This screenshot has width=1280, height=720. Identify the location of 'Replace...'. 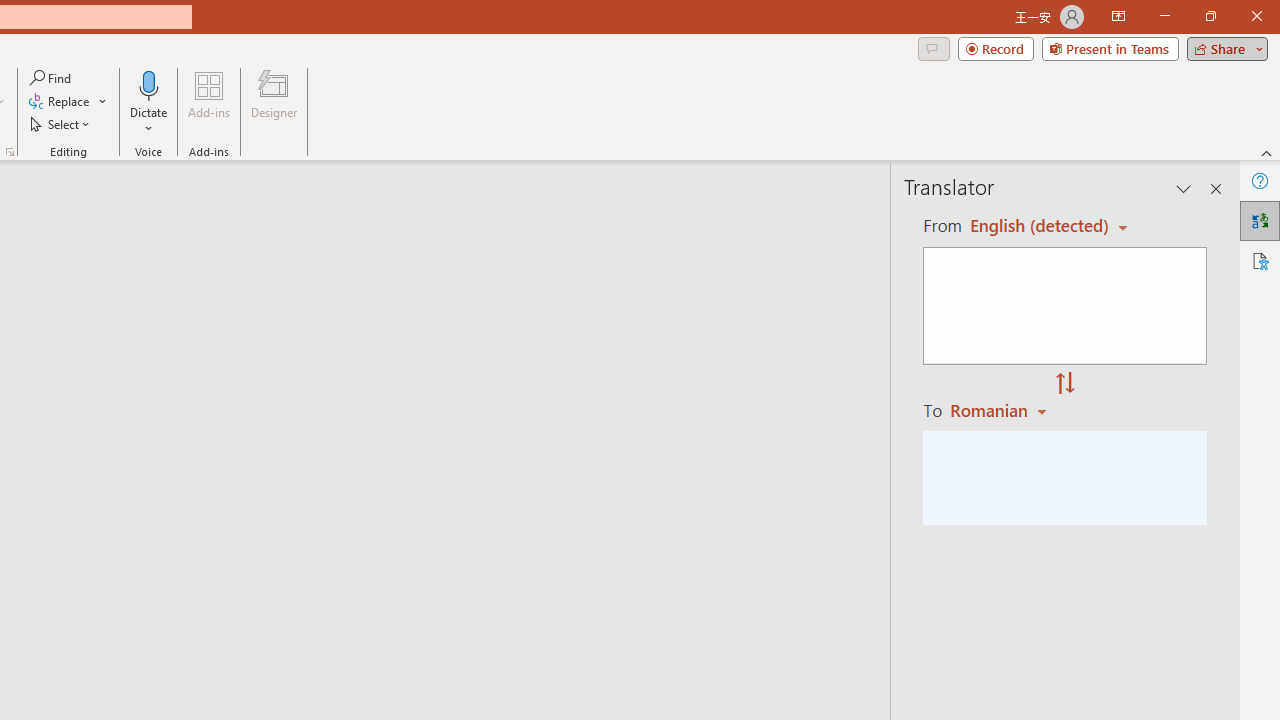
(60, 101).